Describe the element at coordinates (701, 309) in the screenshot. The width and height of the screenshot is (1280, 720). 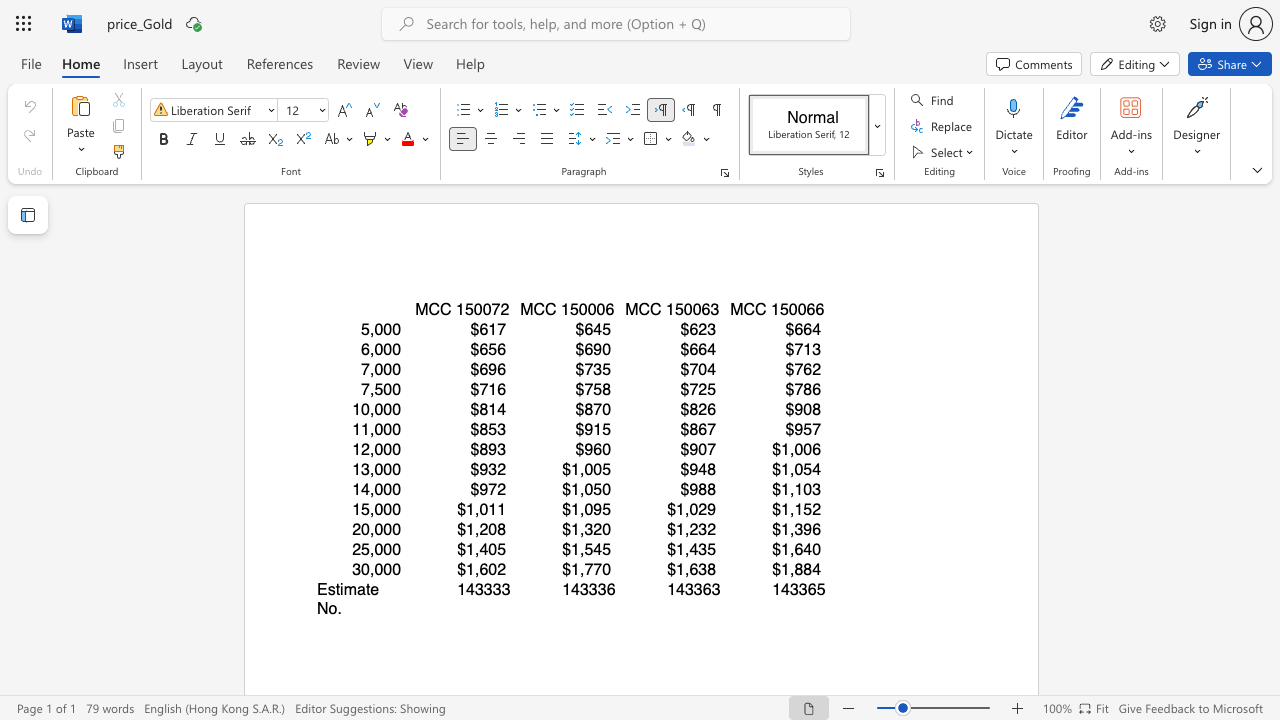
I see `the subset text "63" within the text "MCC 150063"` at that location.